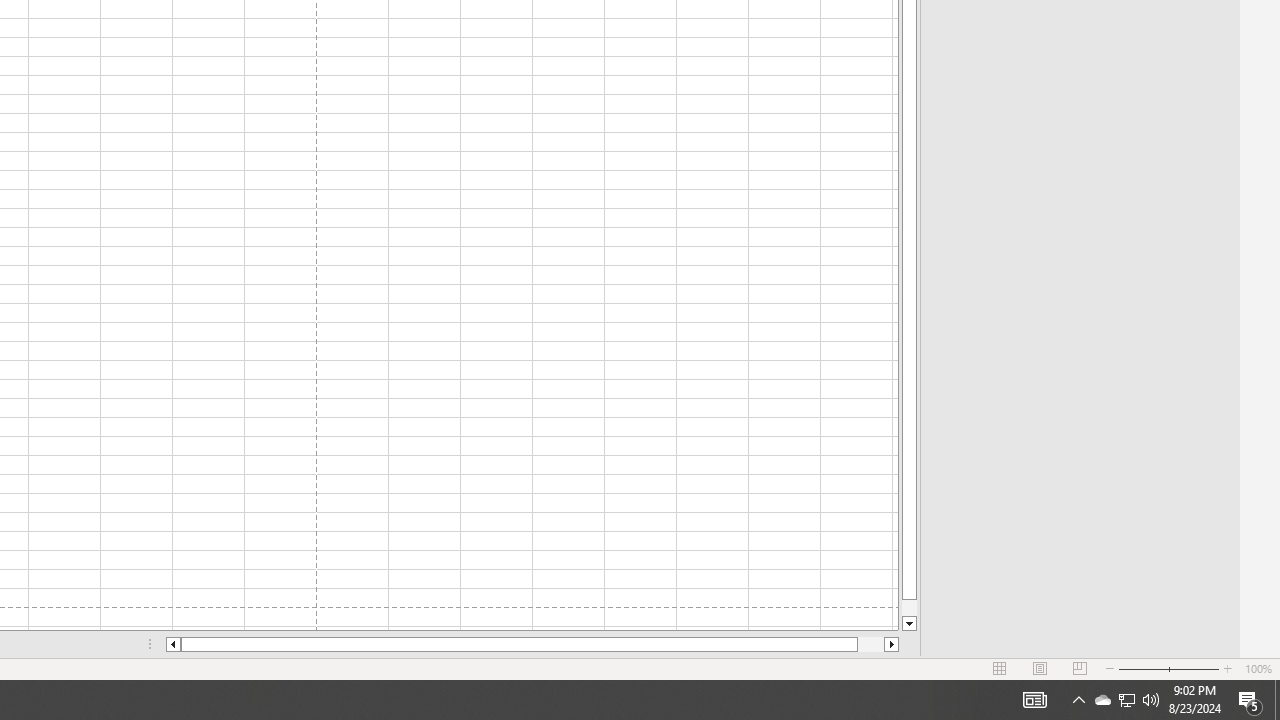 This screenshot has width=1280, height=720. I want to click on 'Class: NetUIScrollBar', so click(532, 644).